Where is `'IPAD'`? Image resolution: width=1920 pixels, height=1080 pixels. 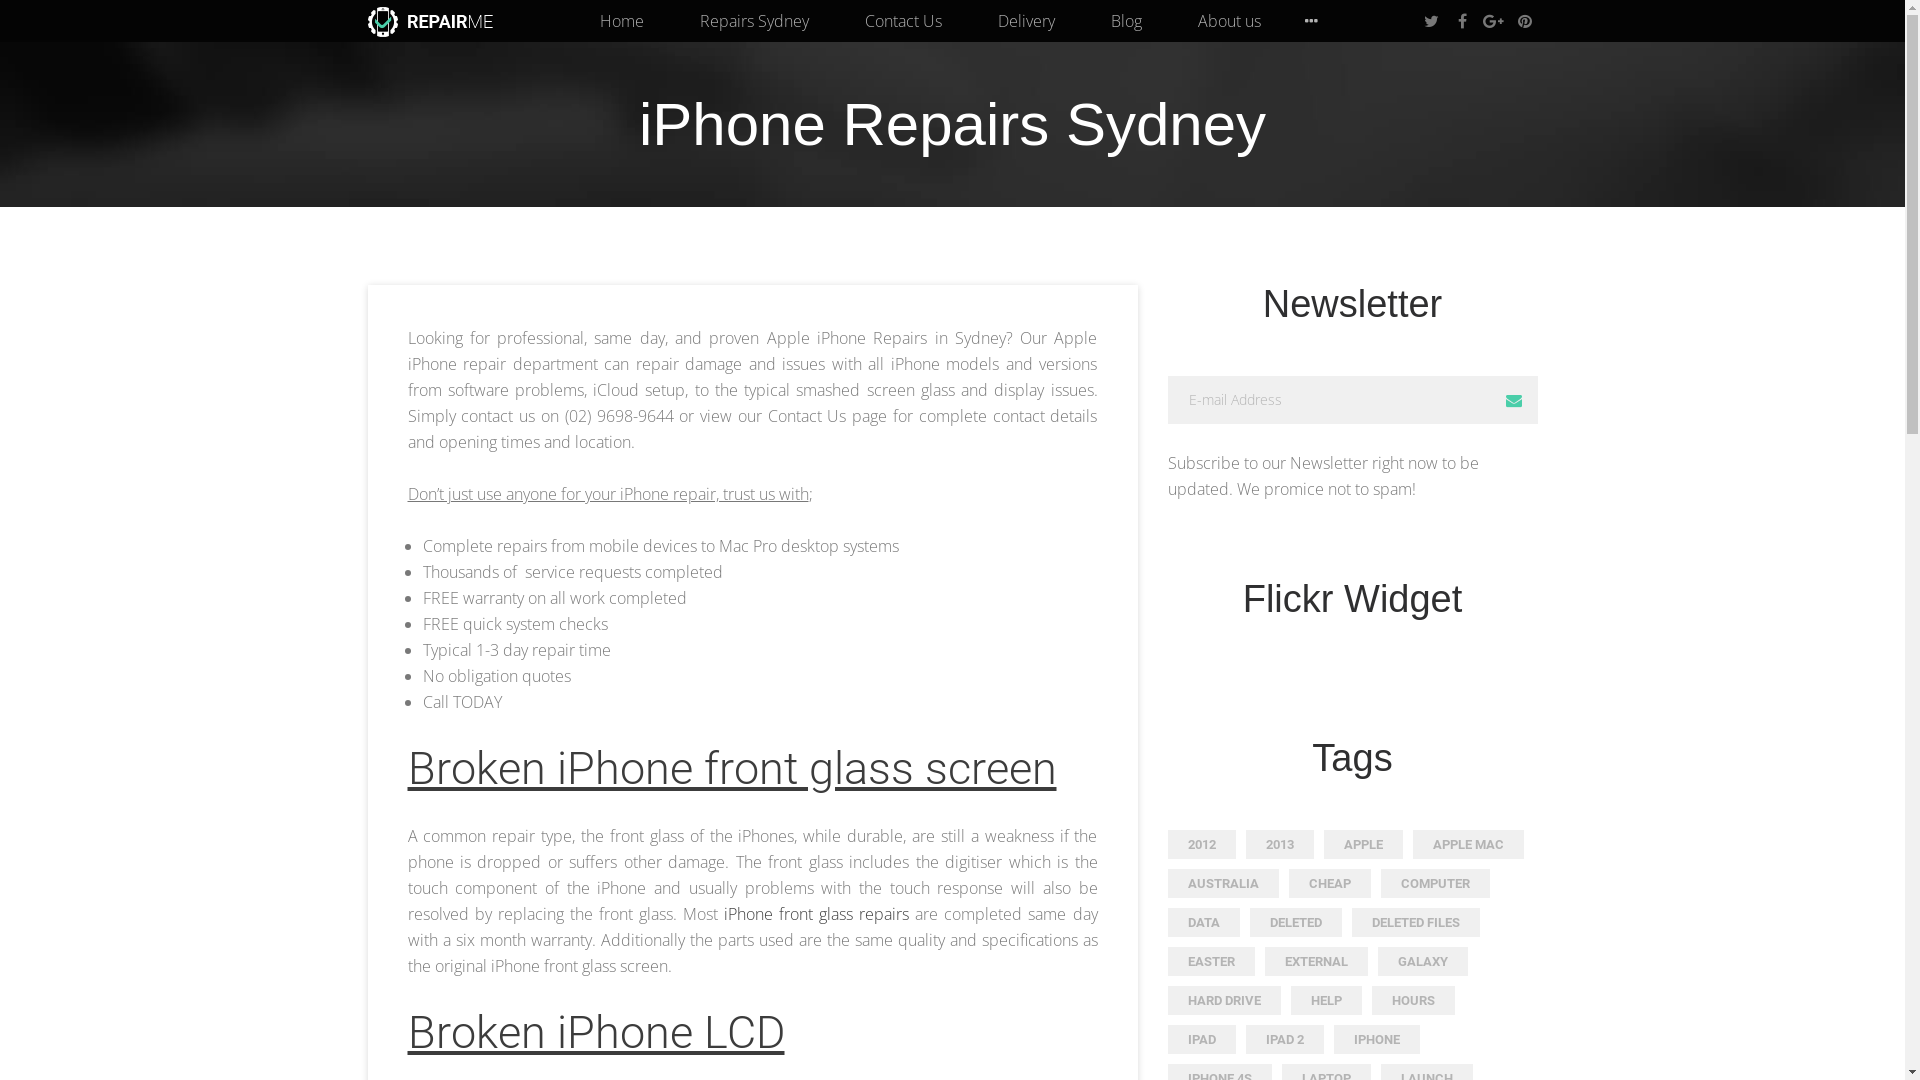
'IPAD' is located at coordinates (1200, 1038).